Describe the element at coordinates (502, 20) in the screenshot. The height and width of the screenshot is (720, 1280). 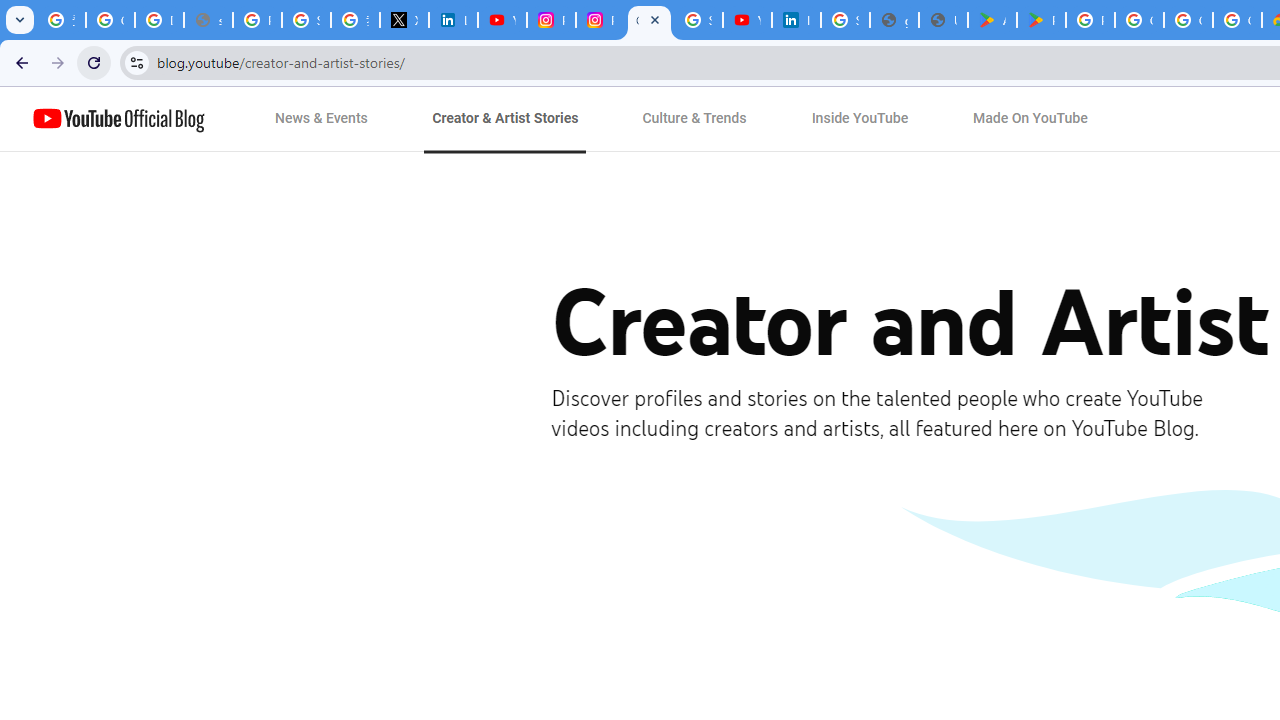
I see `'YouTube Content Monetization Policies - How YouTube Works'` at that location.